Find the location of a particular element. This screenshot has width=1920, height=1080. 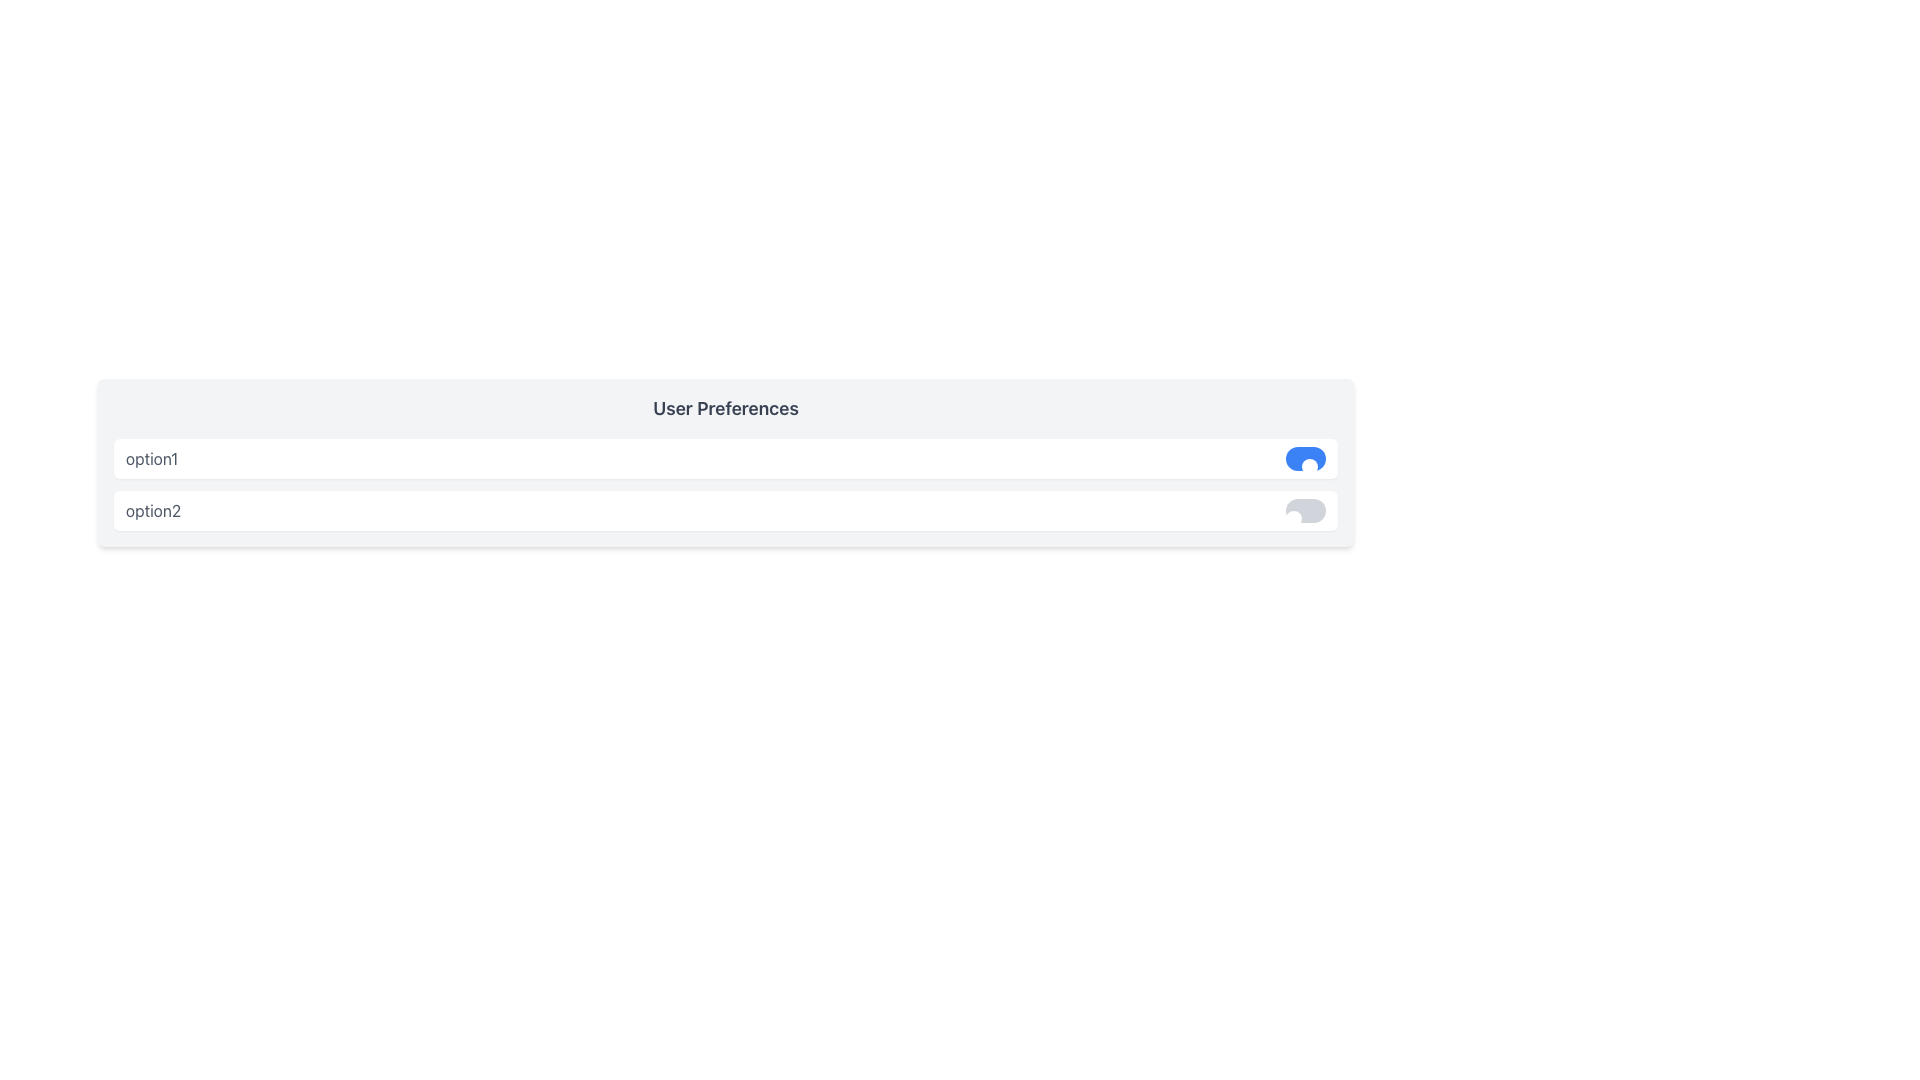

the toggle switch knob, which is represented by a blue capsule aligned to the right side of 'option1' is located at coordinates (1310, 466).